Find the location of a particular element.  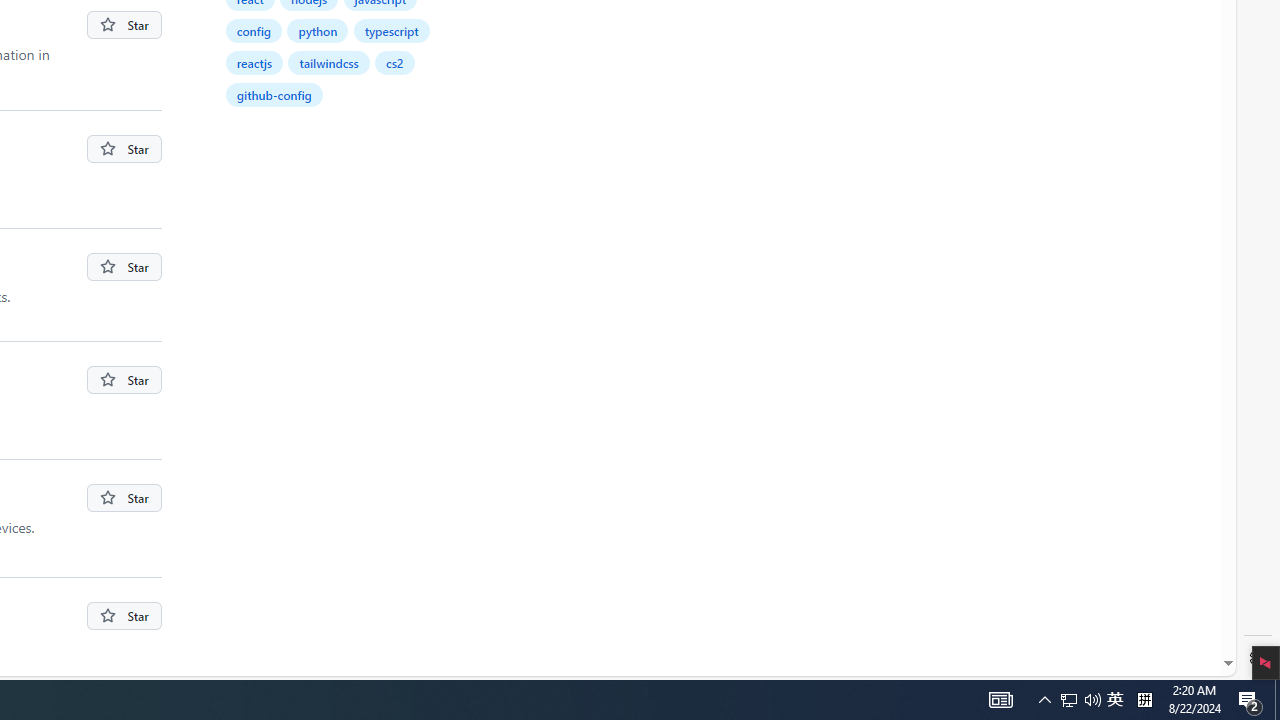

'typescript' is located at coordinates (391, 30).